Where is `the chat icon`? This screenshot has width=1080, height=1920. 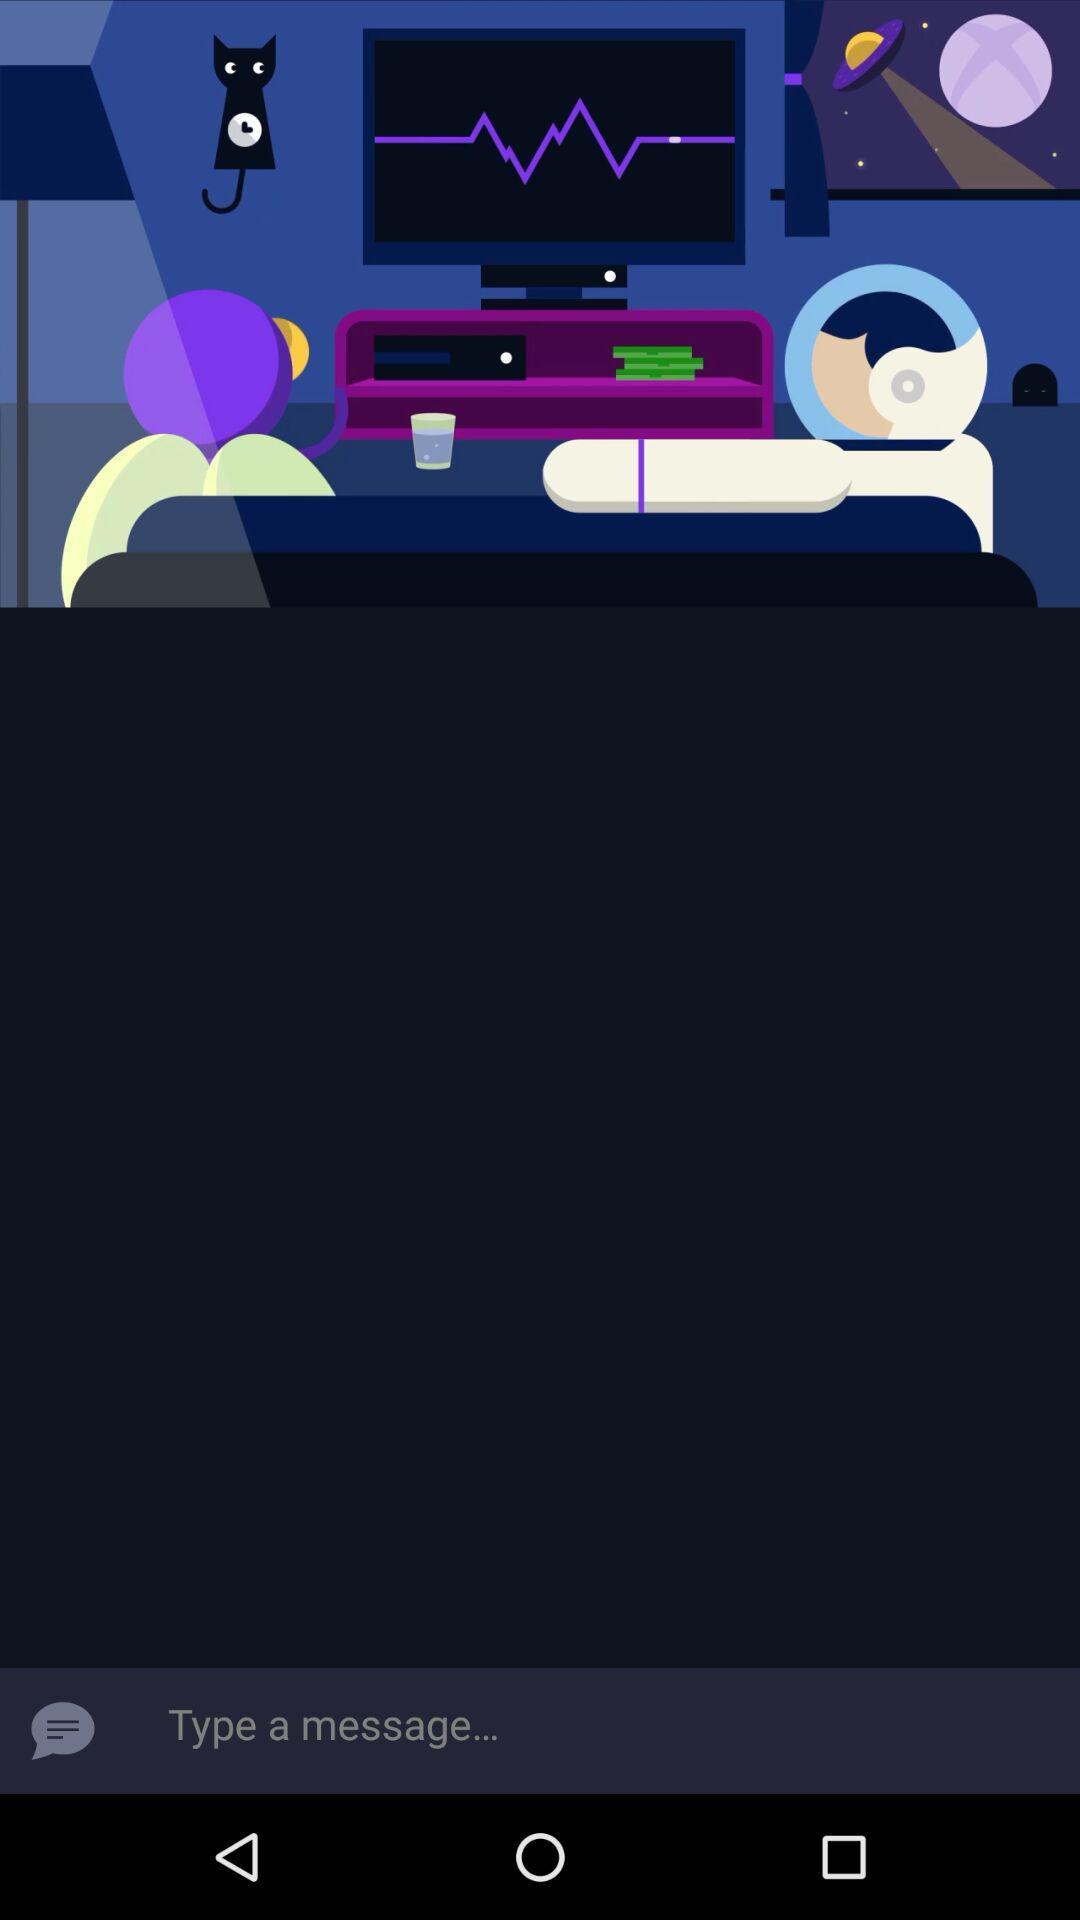 the chat icon is located at coordinates (61, 1730).